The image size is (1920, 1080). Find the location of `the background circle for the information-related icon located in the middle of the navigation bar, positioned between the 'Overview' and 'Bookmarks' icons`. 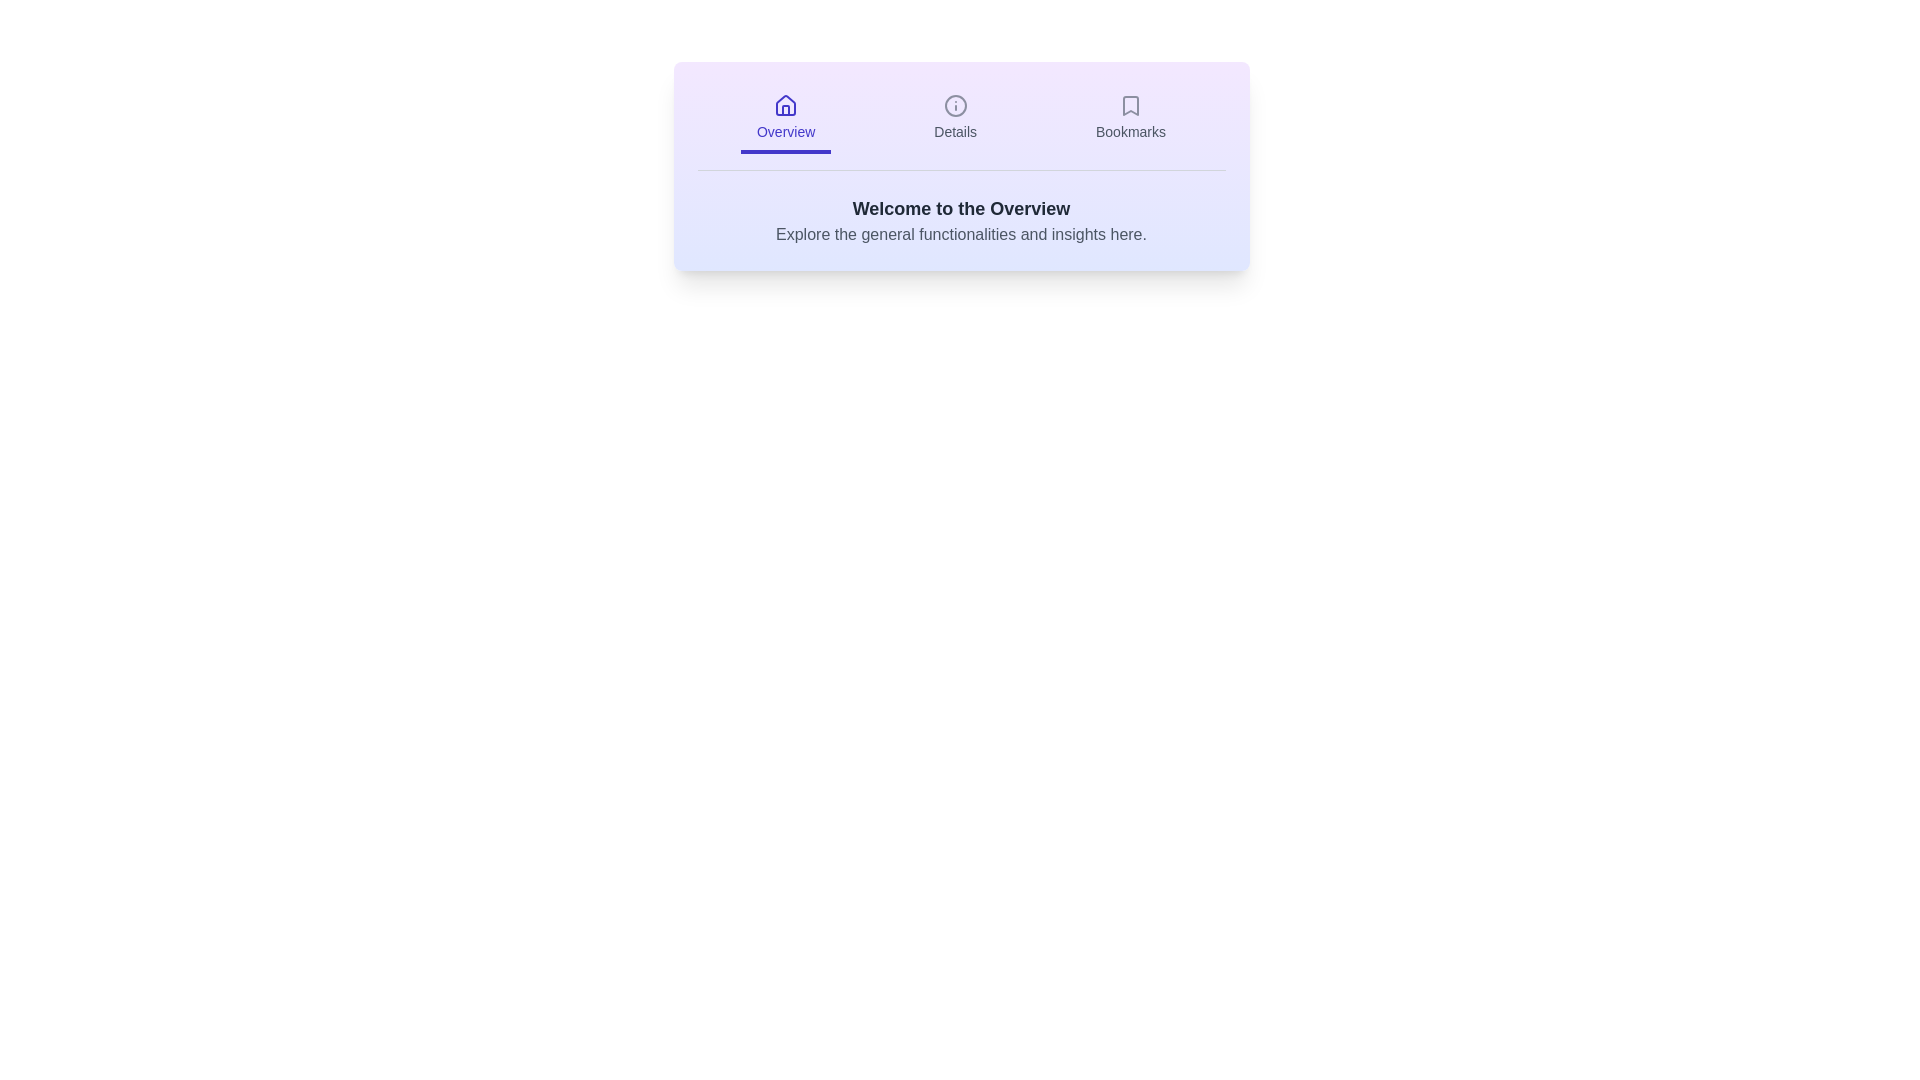

the background circle for the information-related icon located in the middle of the navigation bar, positioned between the 'Overview' and 'Bookmarks' icons is located at coordinates (954, 105).